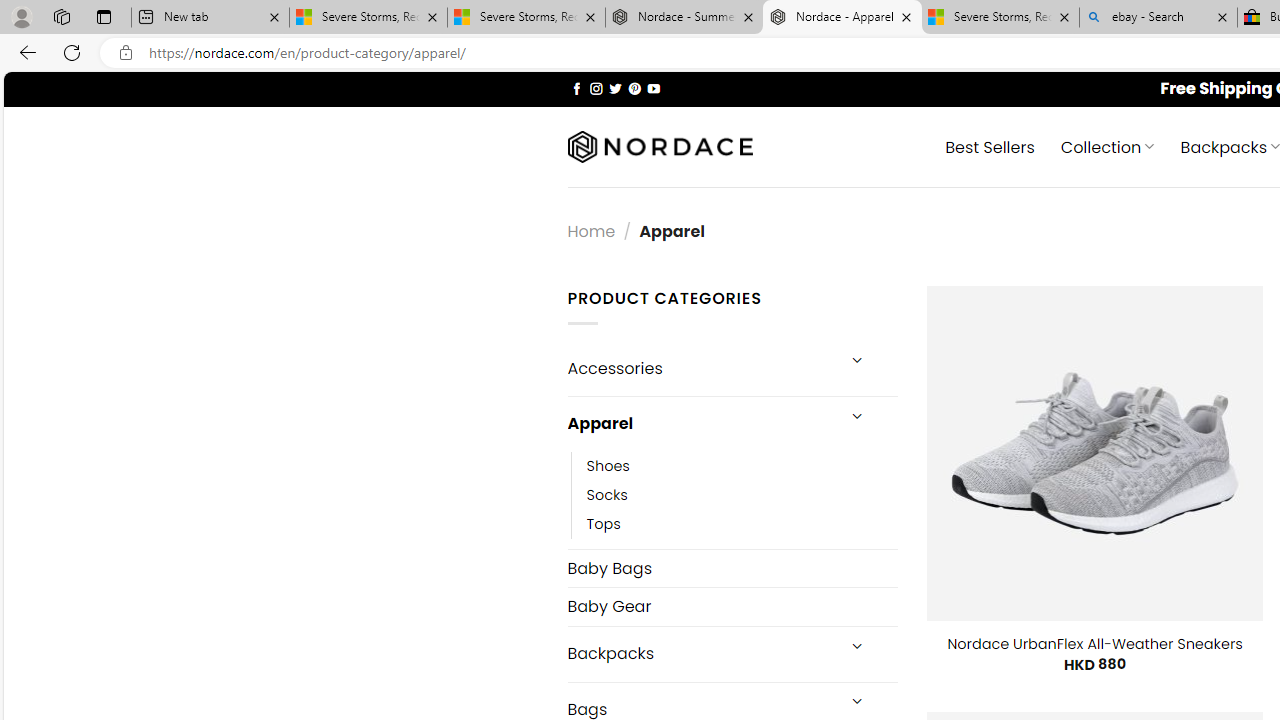  I want to click on 'Baby Gear', so click(731, 605).